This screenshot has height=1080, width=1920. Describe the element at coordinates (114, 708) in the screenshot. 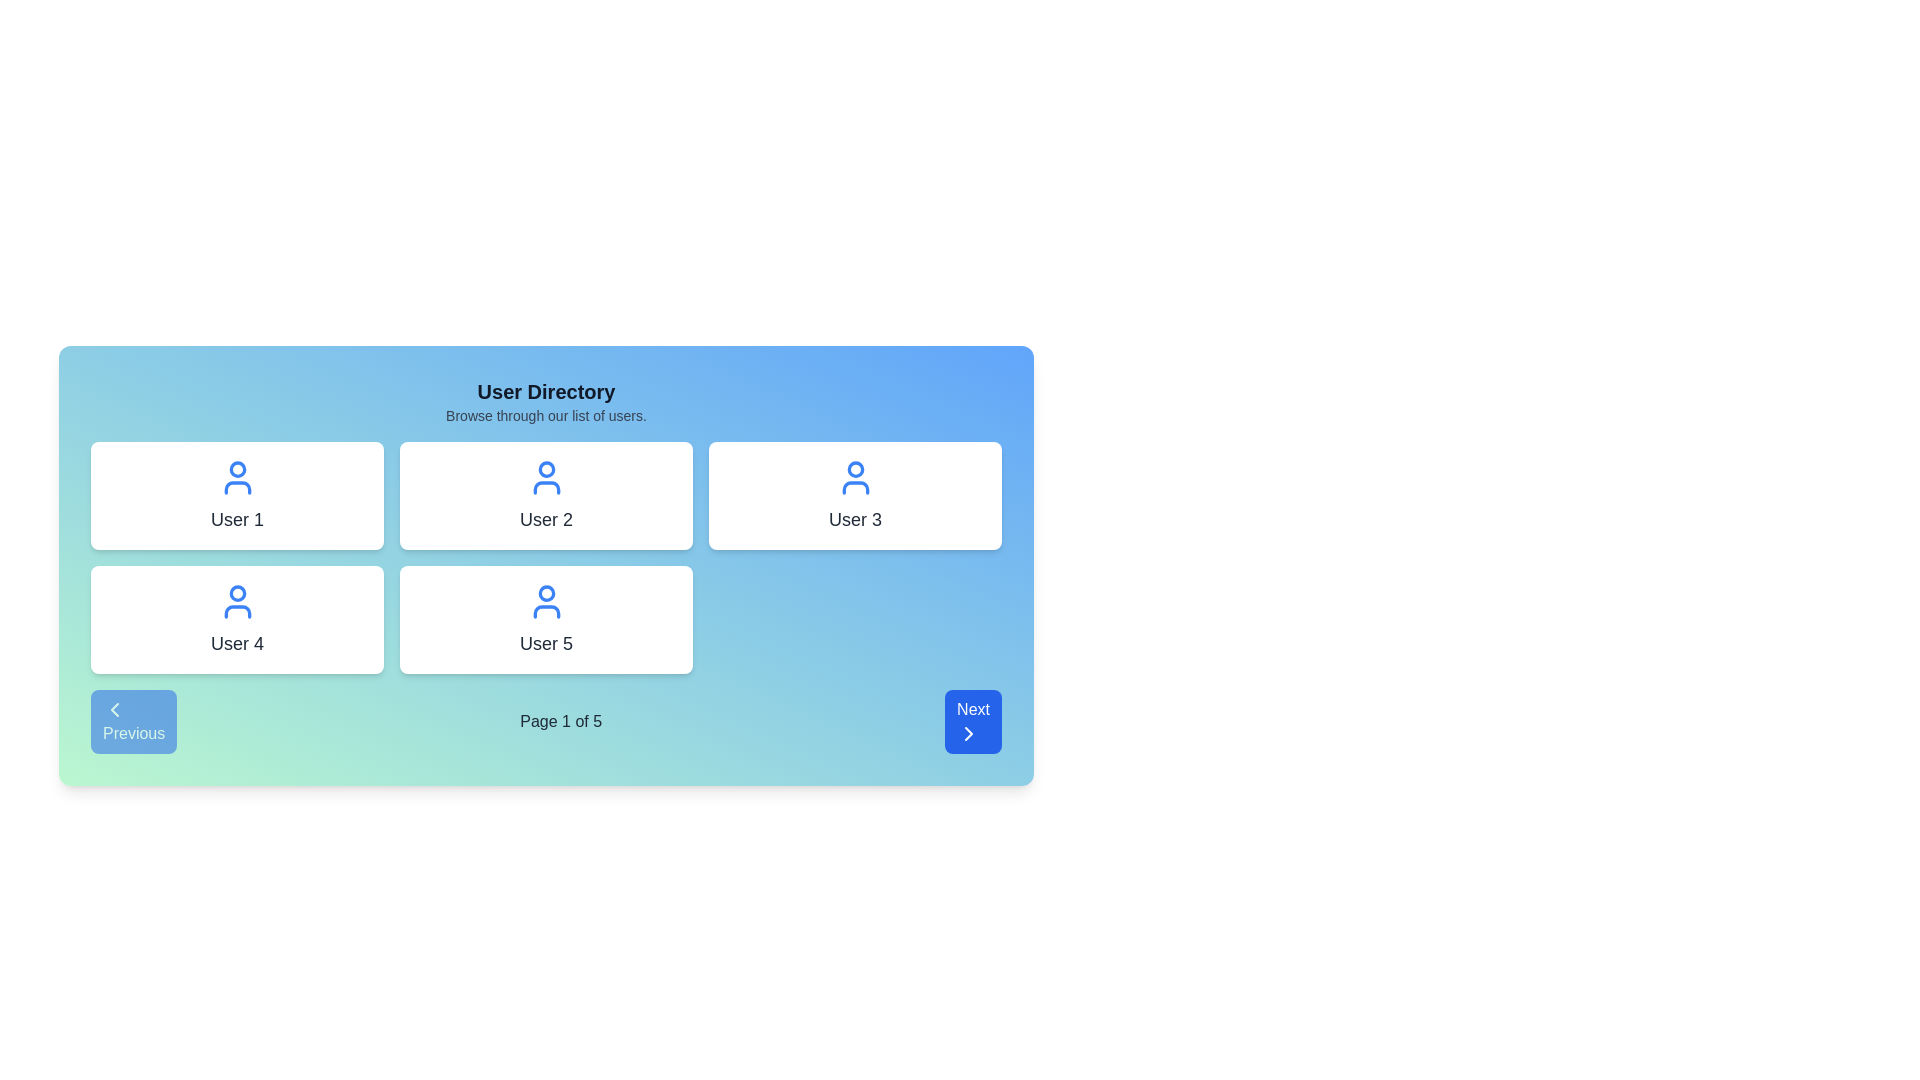

I see `the leftward-pointing chevron icon within the 'Previous' button` at that location.